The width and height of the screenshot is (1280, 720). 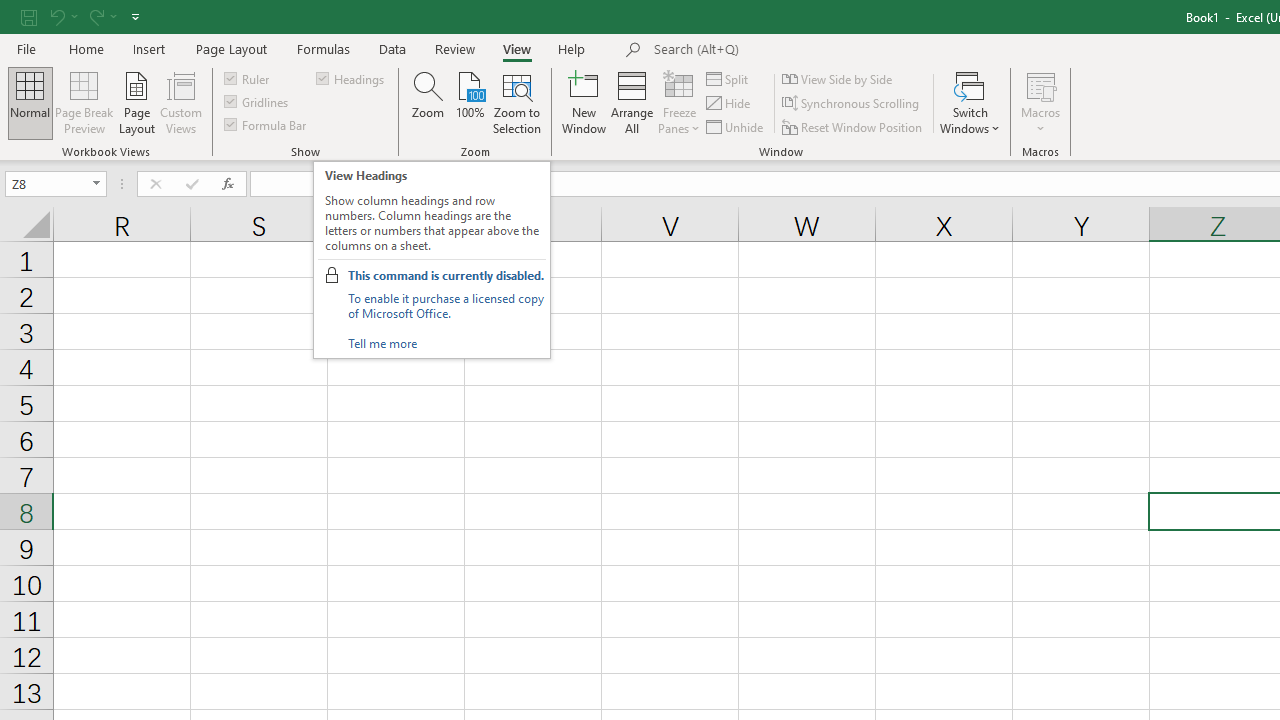 What do you see at coordinates (583, 103) in the screenshot?
I see `'New Window'` at bounding box center [583, 103].